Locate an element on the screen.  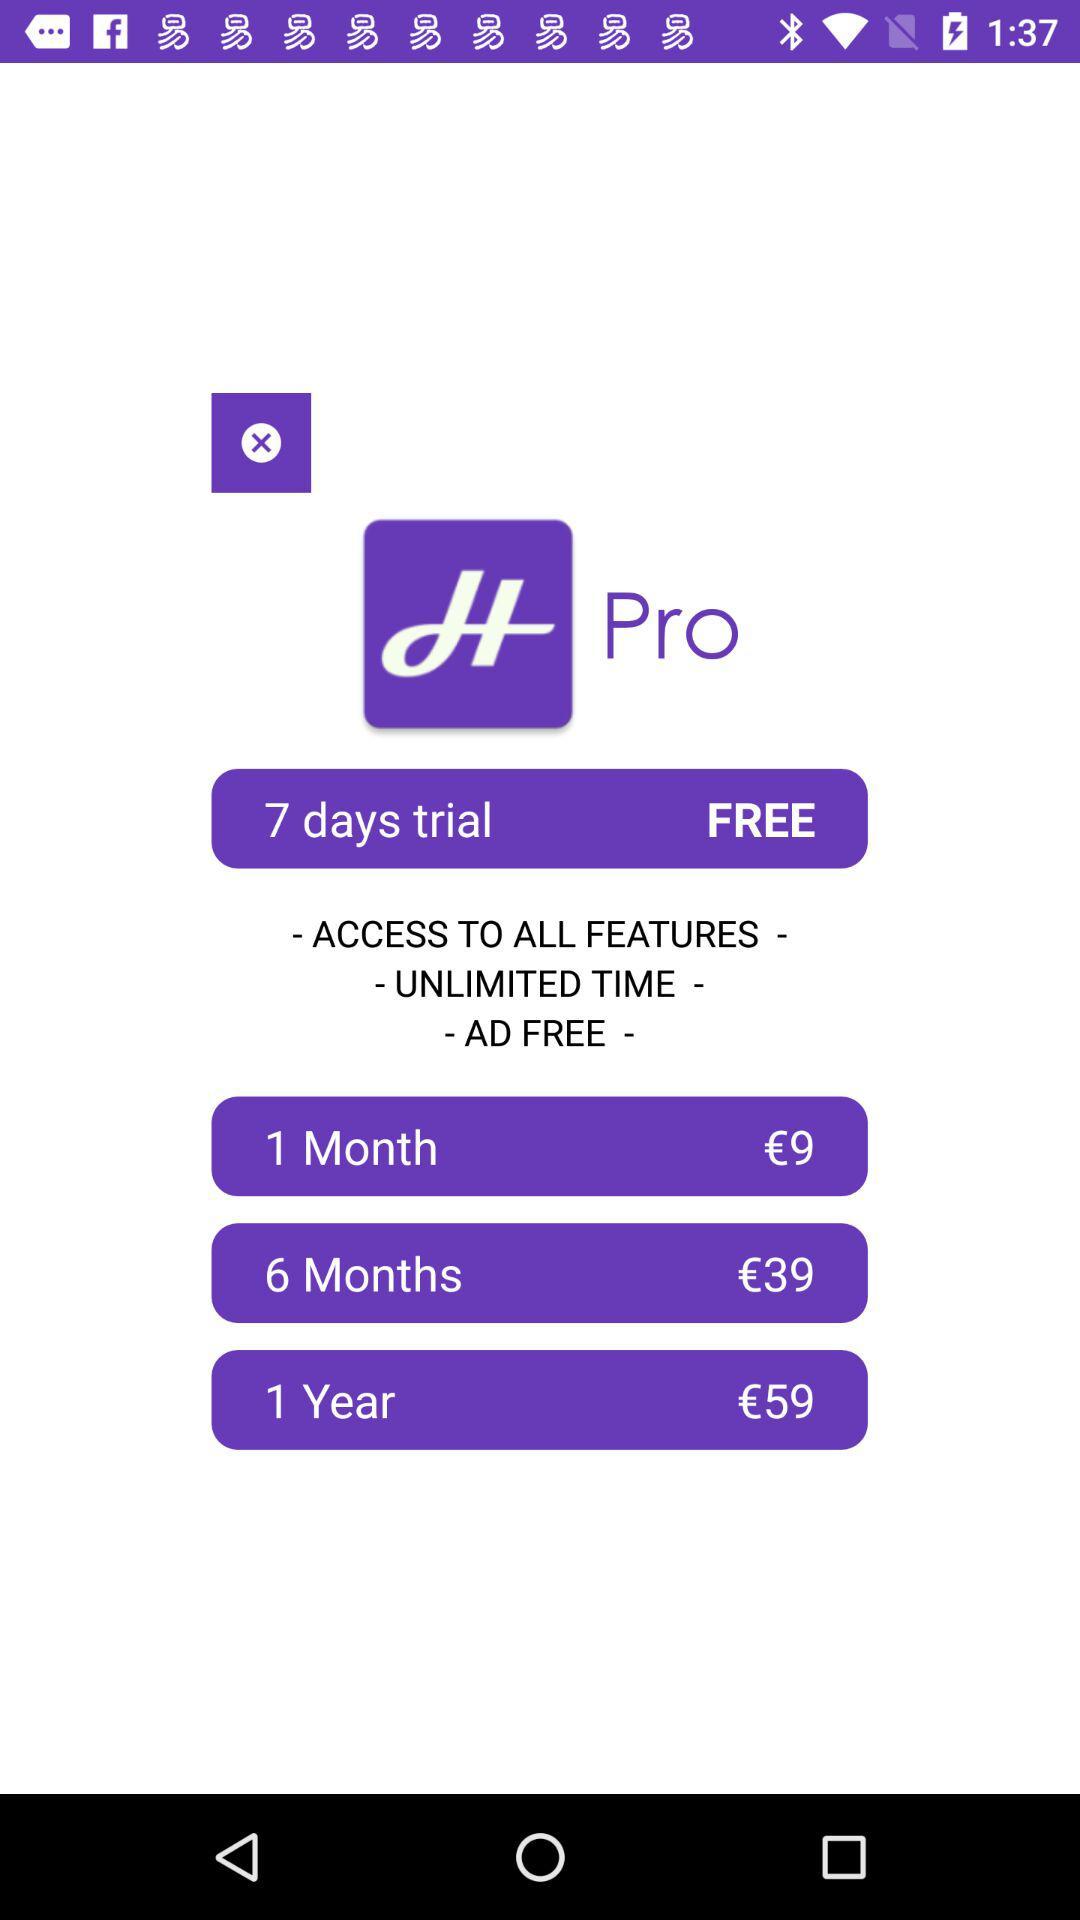
the close icon is located at coordinates (260, 441).